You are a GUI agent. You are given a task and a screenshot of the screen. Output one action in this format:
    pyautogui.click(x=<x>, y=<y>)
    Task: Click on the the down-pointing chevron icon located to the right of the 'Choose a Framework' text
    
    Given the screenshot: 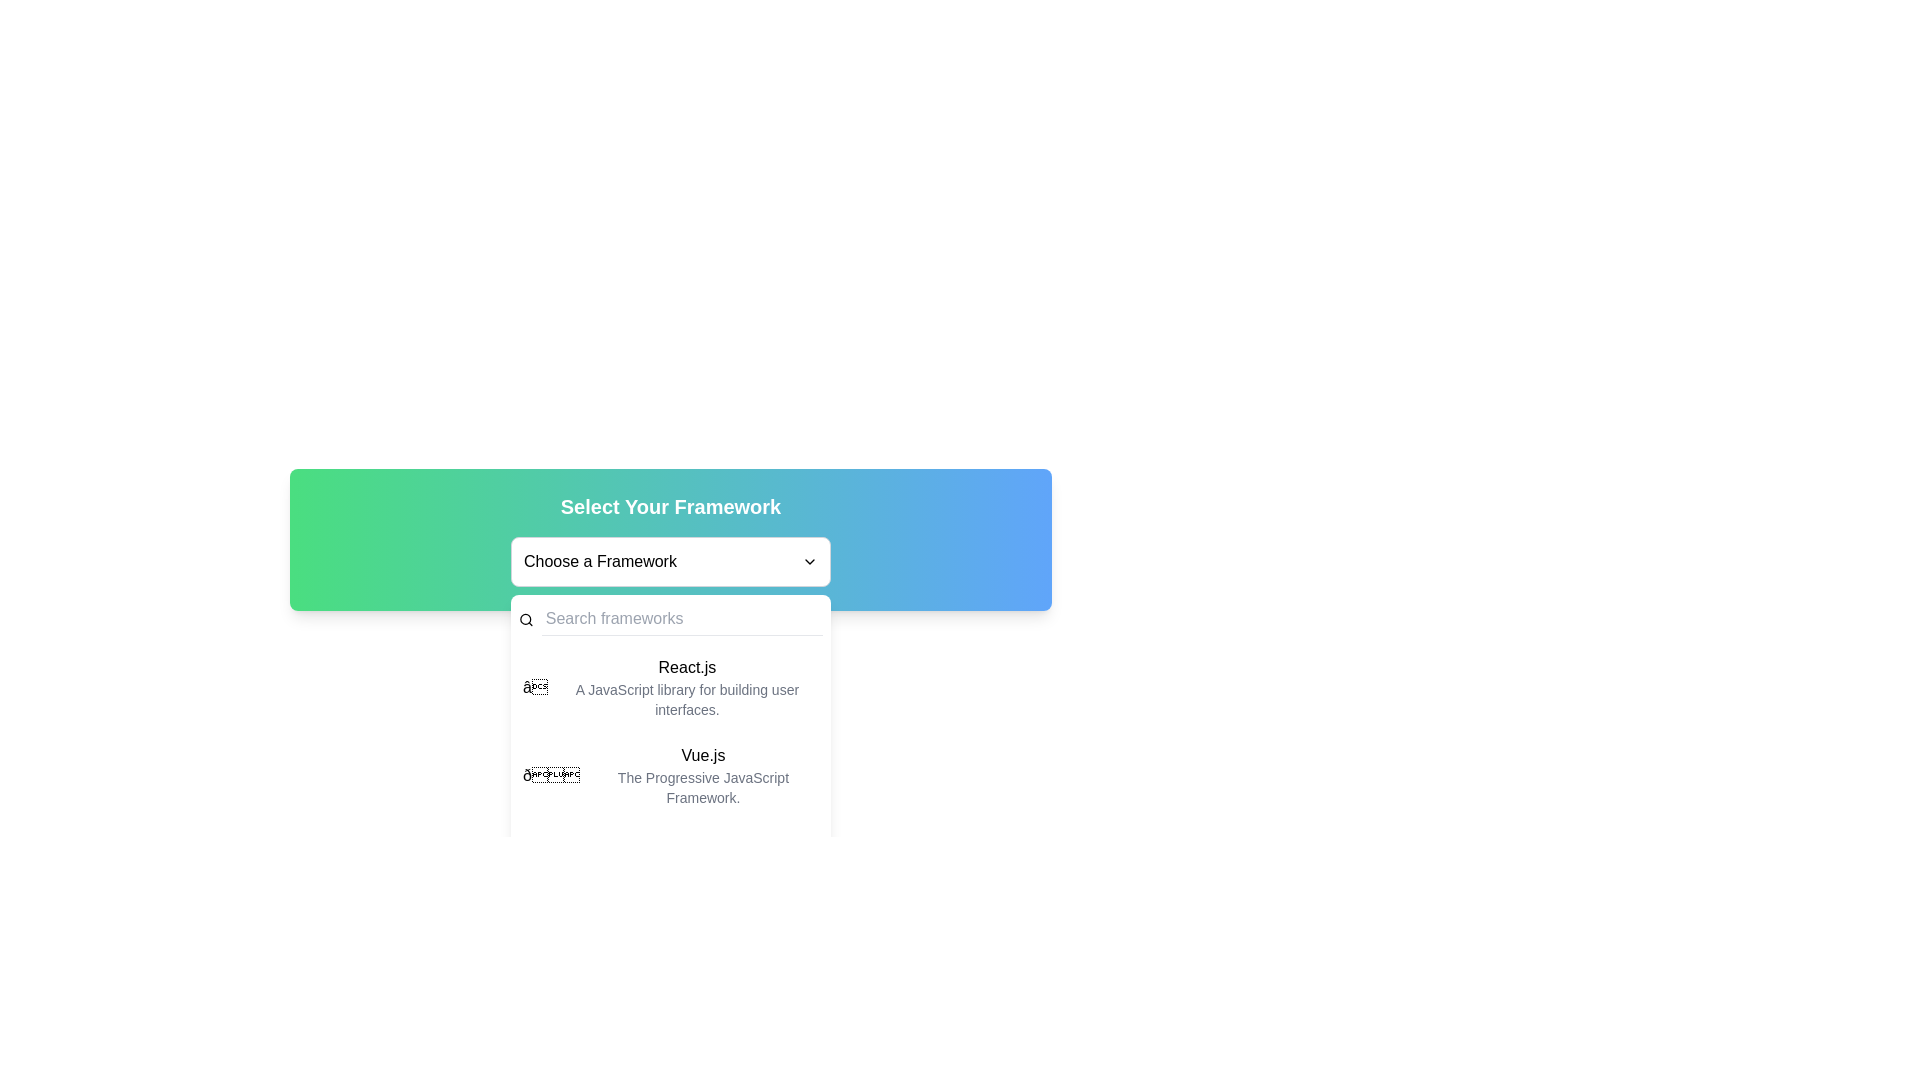 What is the action you would take?
    pyautogui.click(x=810, y=562)
    